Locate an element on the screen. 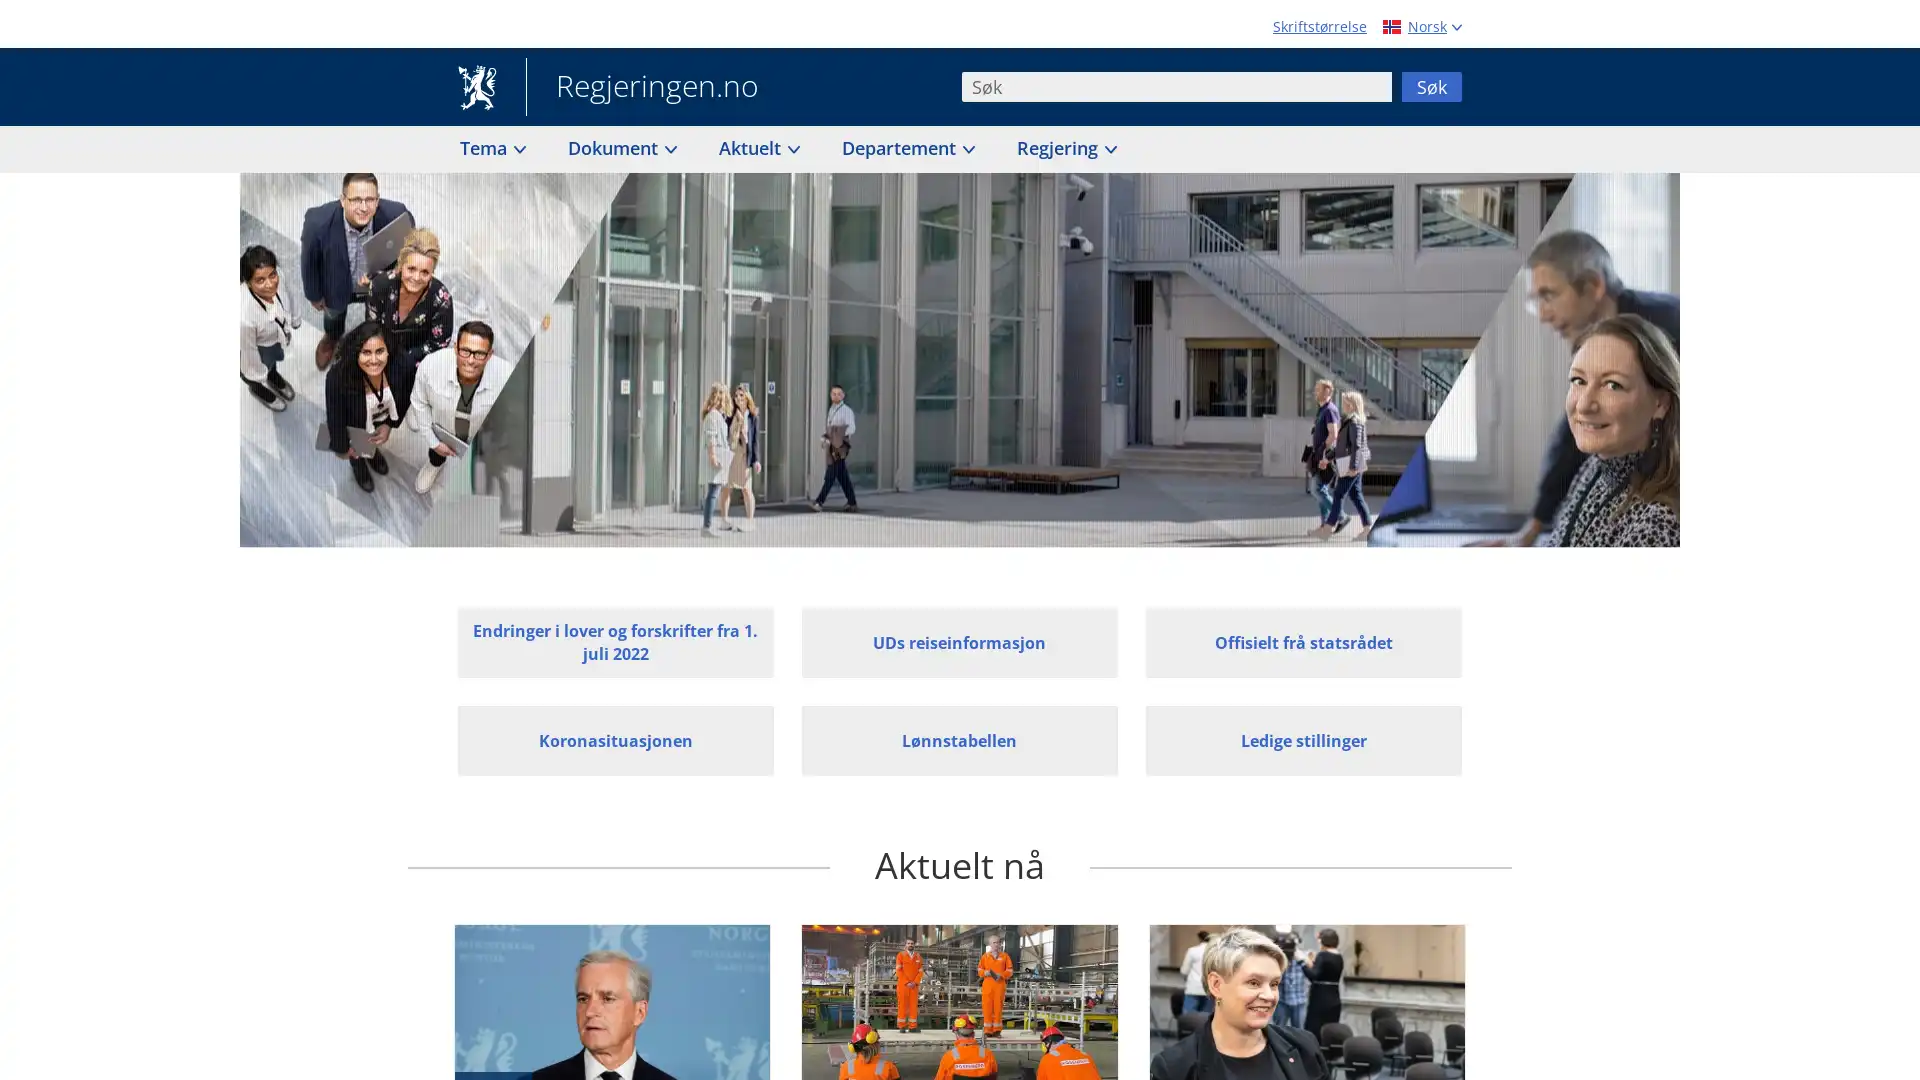  Norsk is located at coordinates (1419, 26).